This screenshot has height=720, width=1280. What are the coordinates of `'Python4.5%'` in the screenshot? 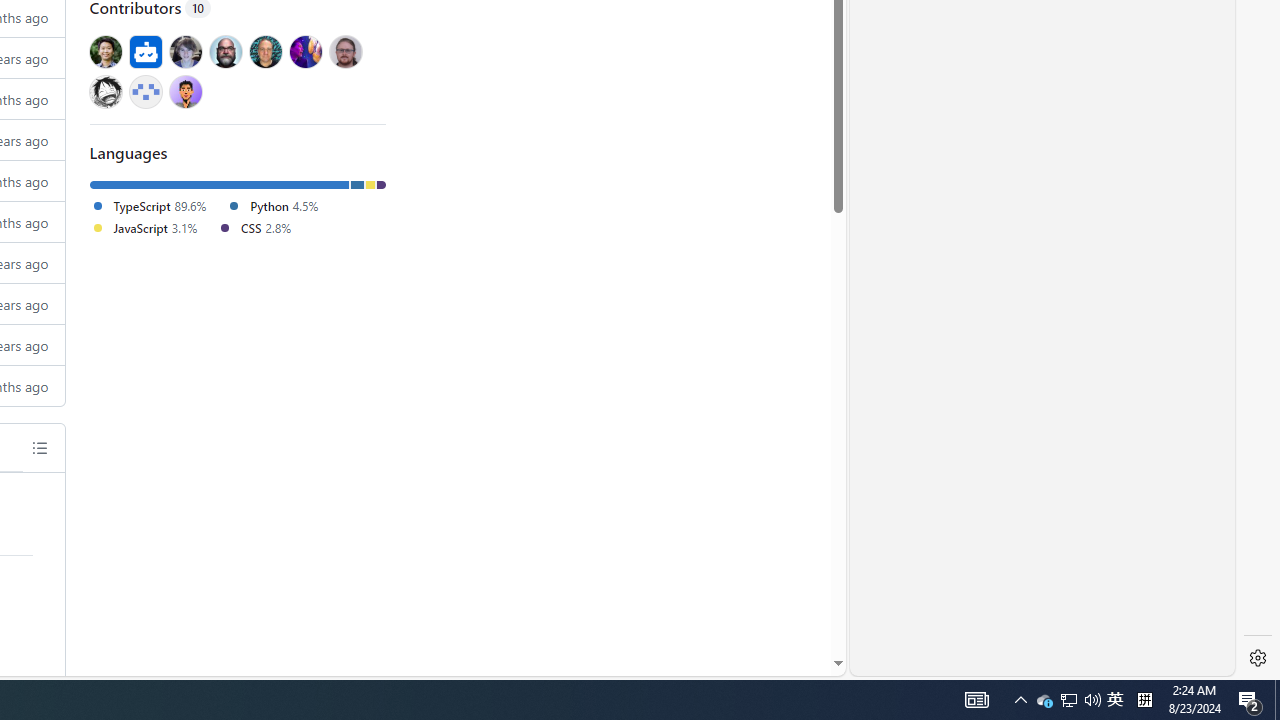 It's located at (279, 206).